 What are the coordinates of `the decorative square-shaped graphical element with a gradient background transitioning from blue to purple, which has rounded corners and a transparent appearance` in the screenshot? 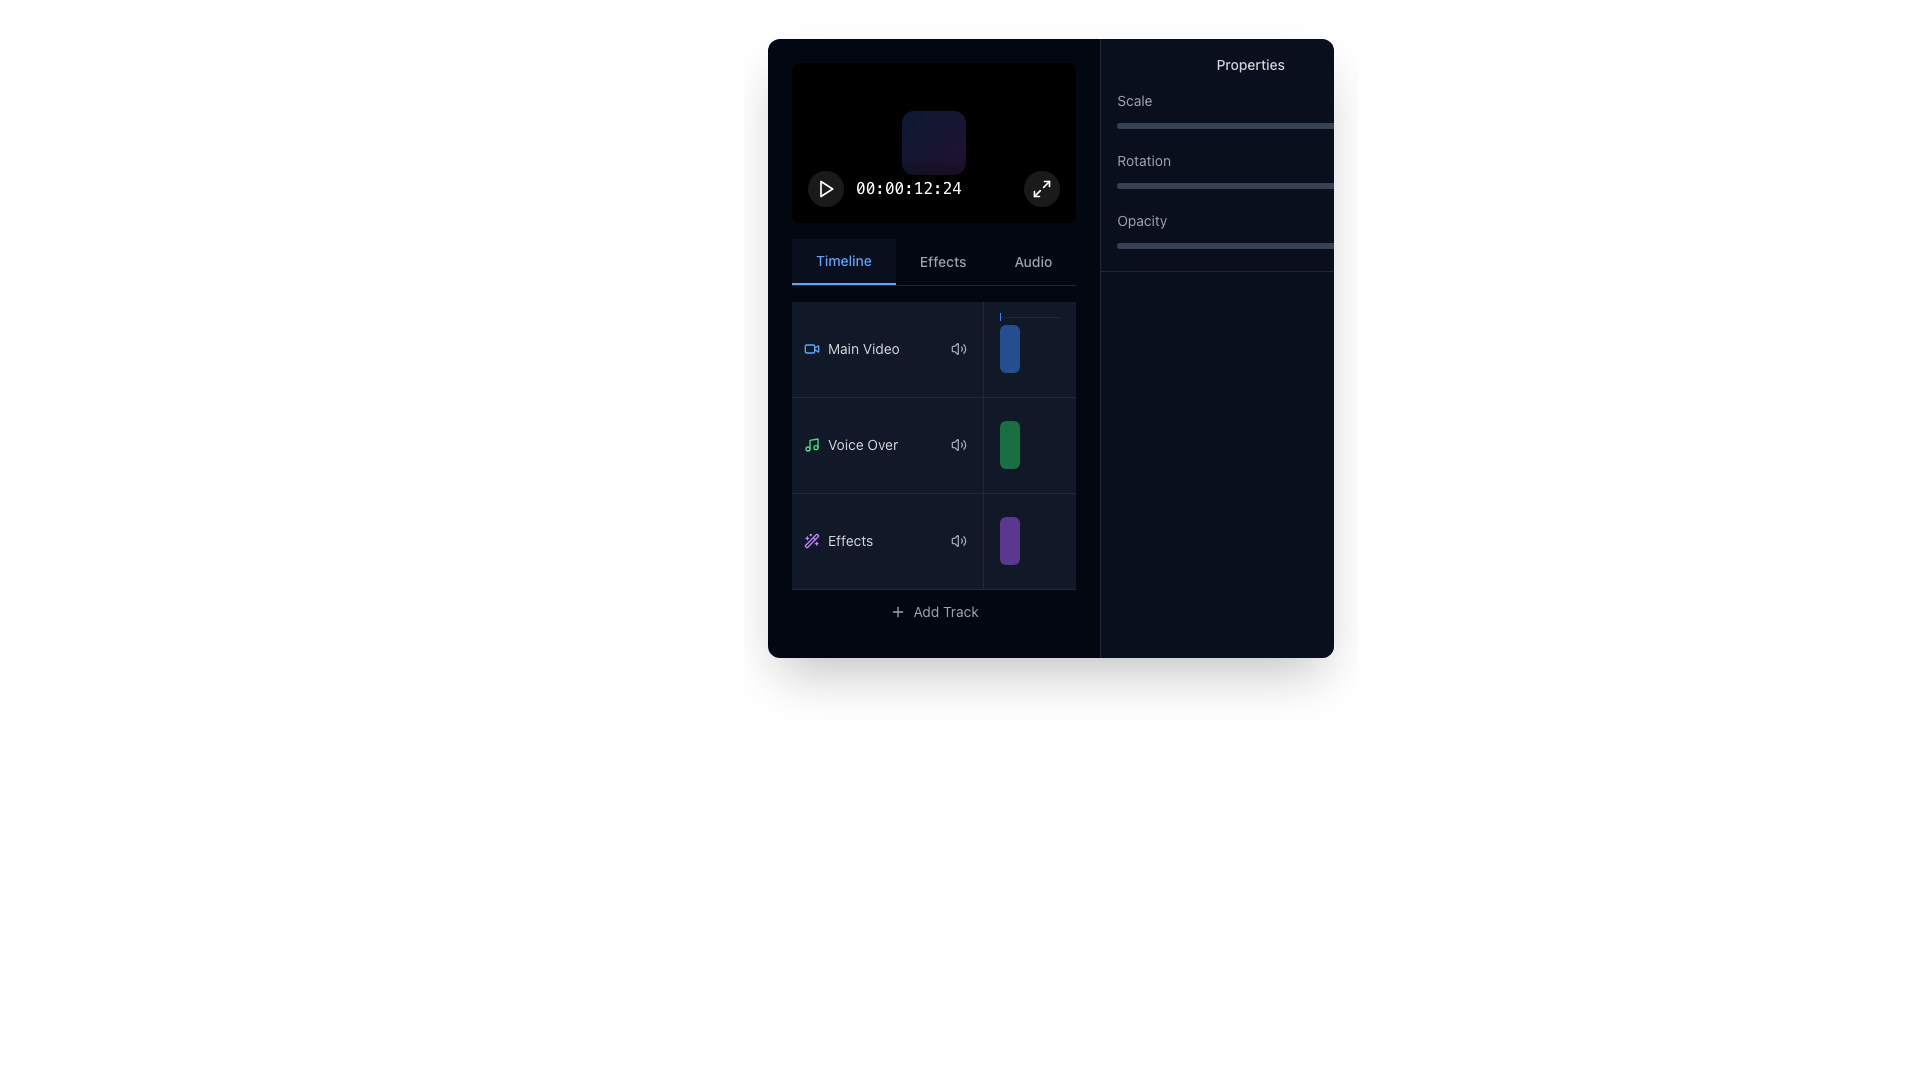 It's located at (933, 141).